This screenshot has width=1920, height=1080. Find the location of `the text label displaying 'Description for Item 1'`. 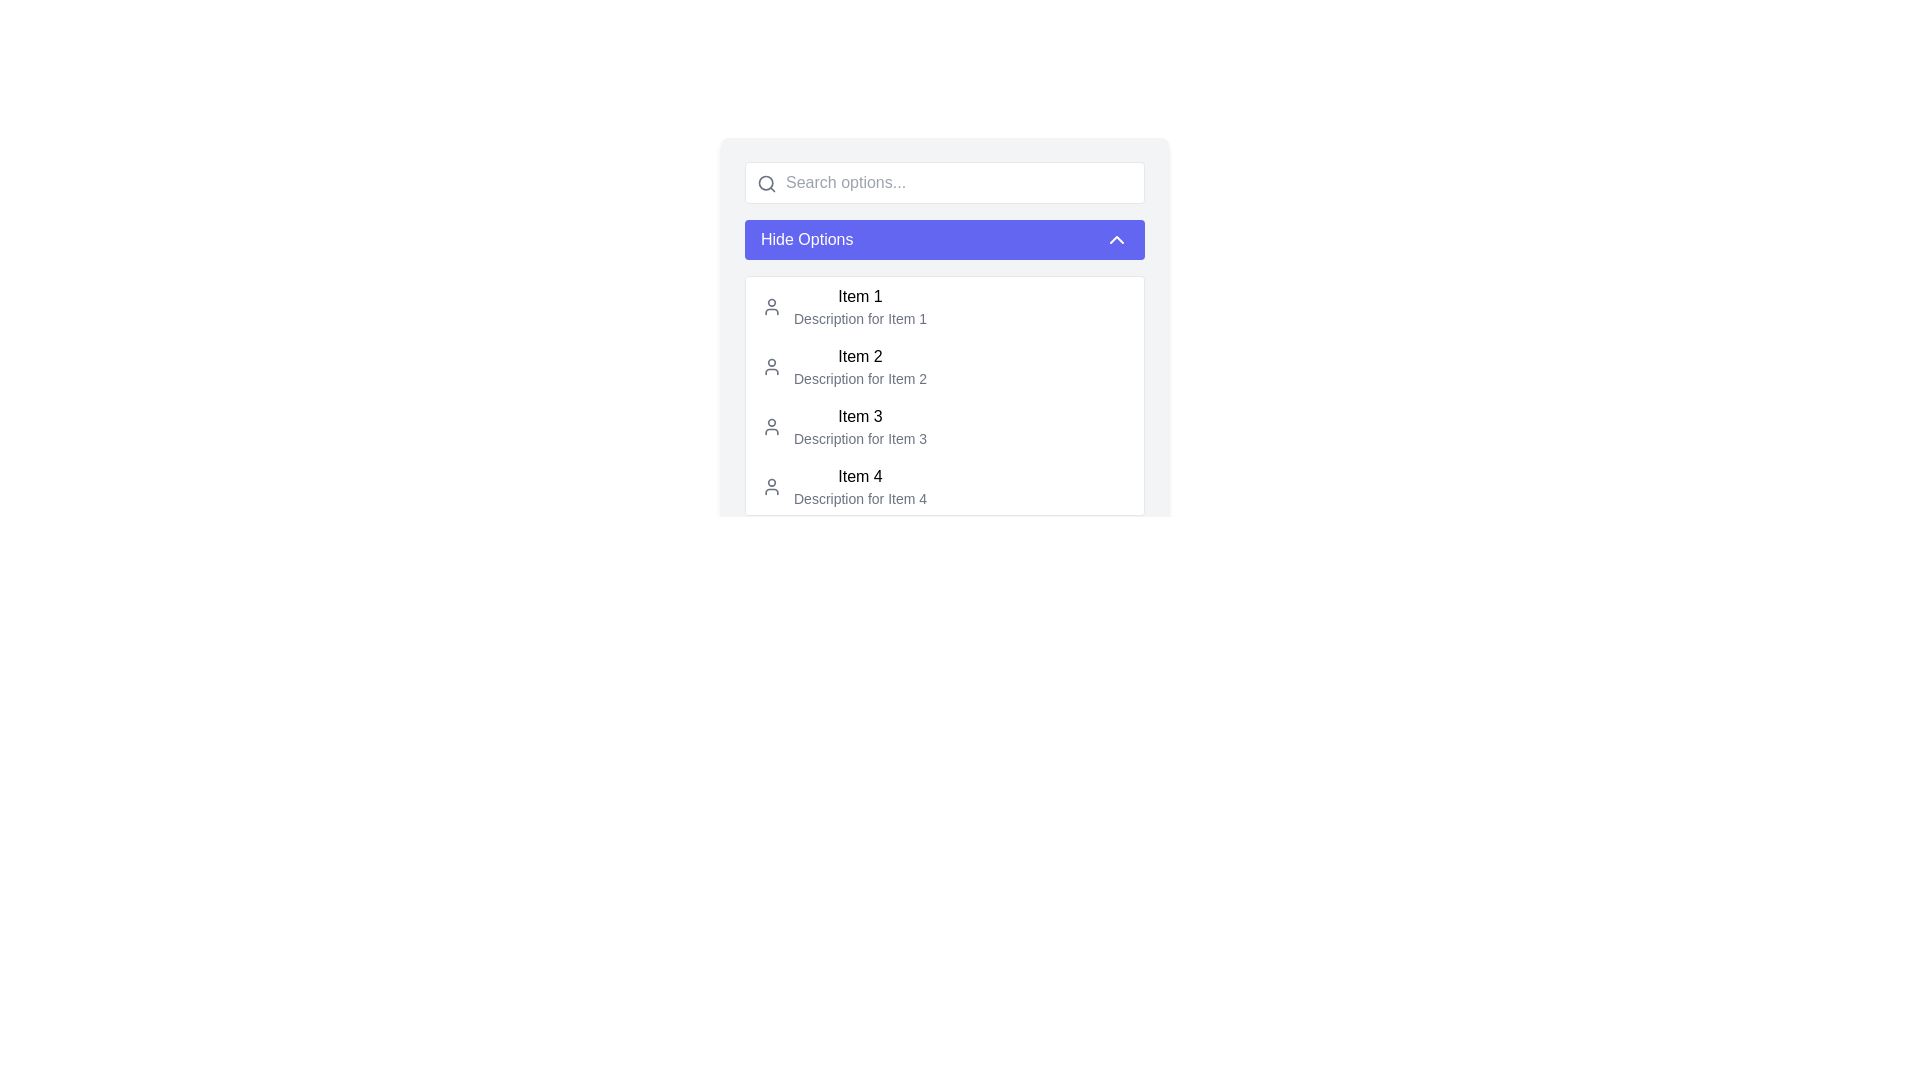

the text label displaying 'Description for Item 1' is located at coordinates (860, 318).